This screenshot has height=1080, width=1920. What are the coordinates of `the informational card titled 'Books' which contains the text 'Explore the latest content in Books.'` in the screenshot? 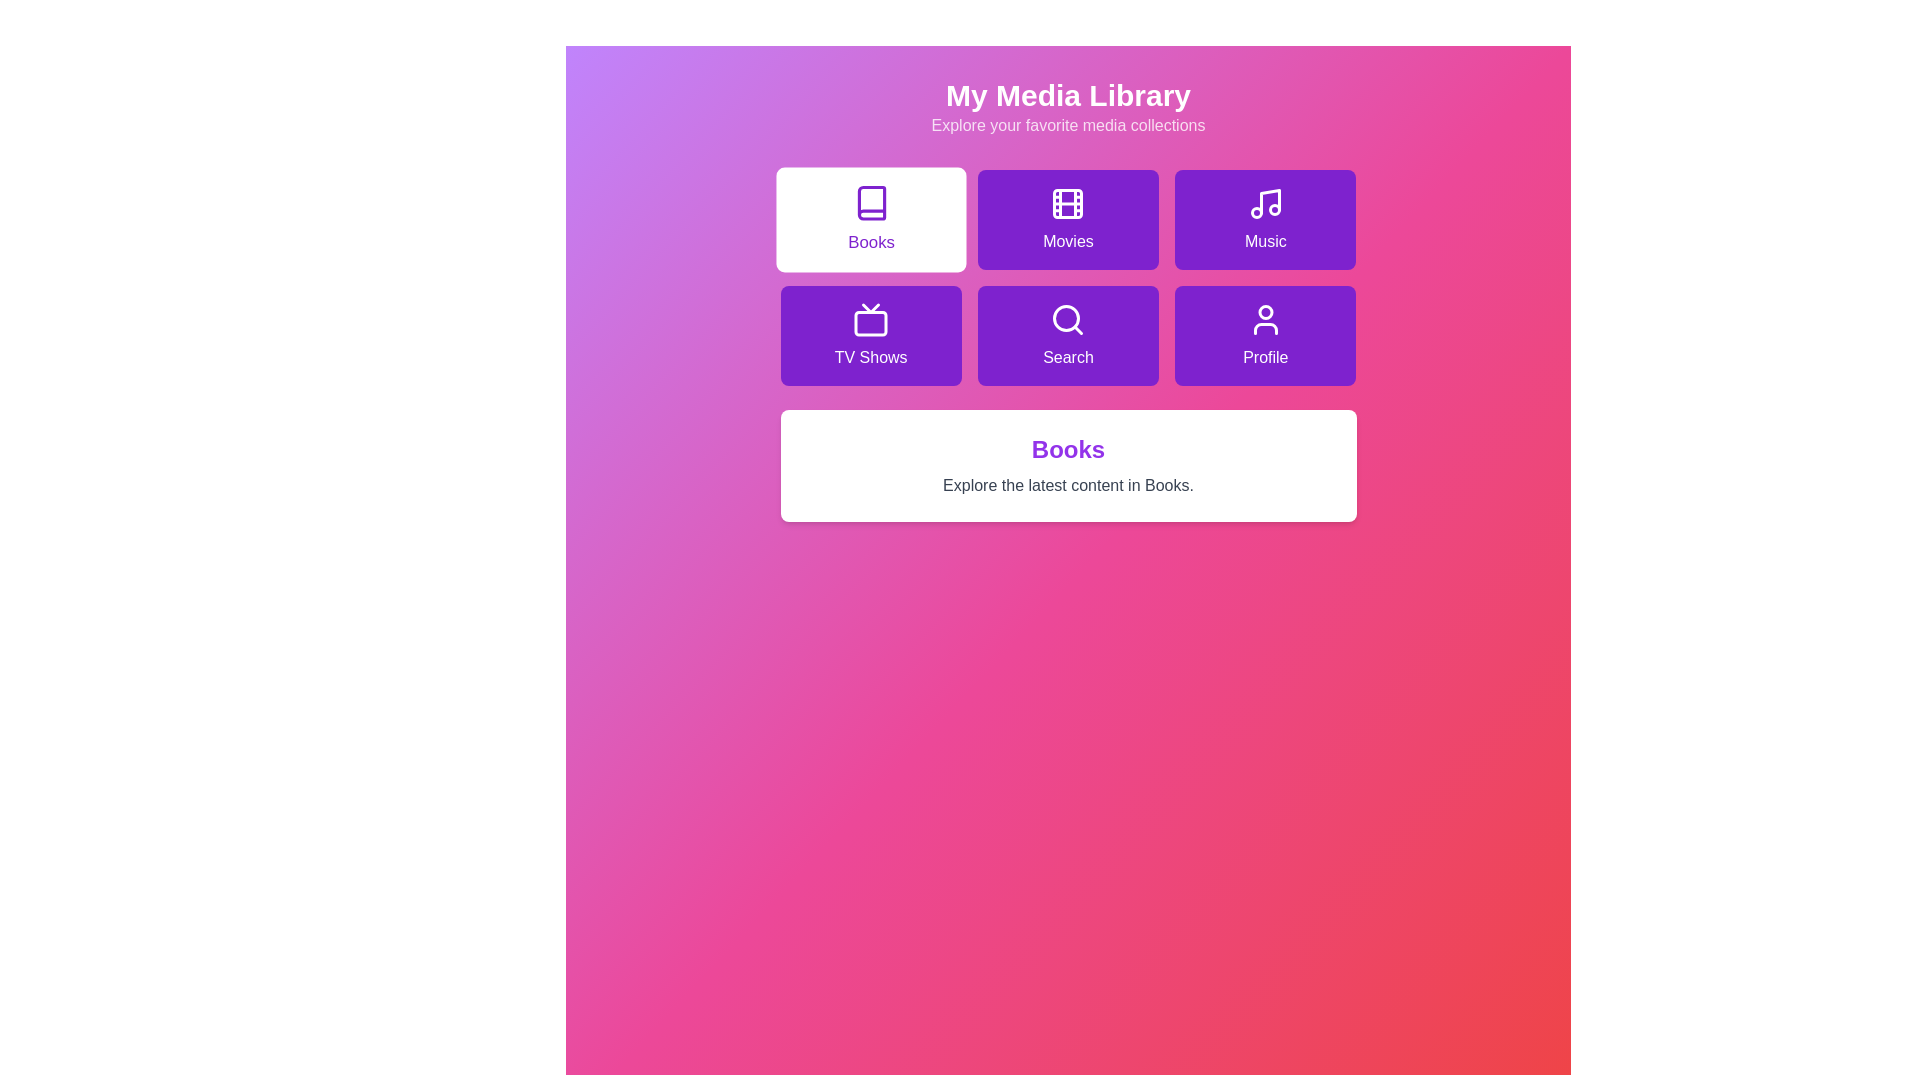 It's located at (1067, 466).